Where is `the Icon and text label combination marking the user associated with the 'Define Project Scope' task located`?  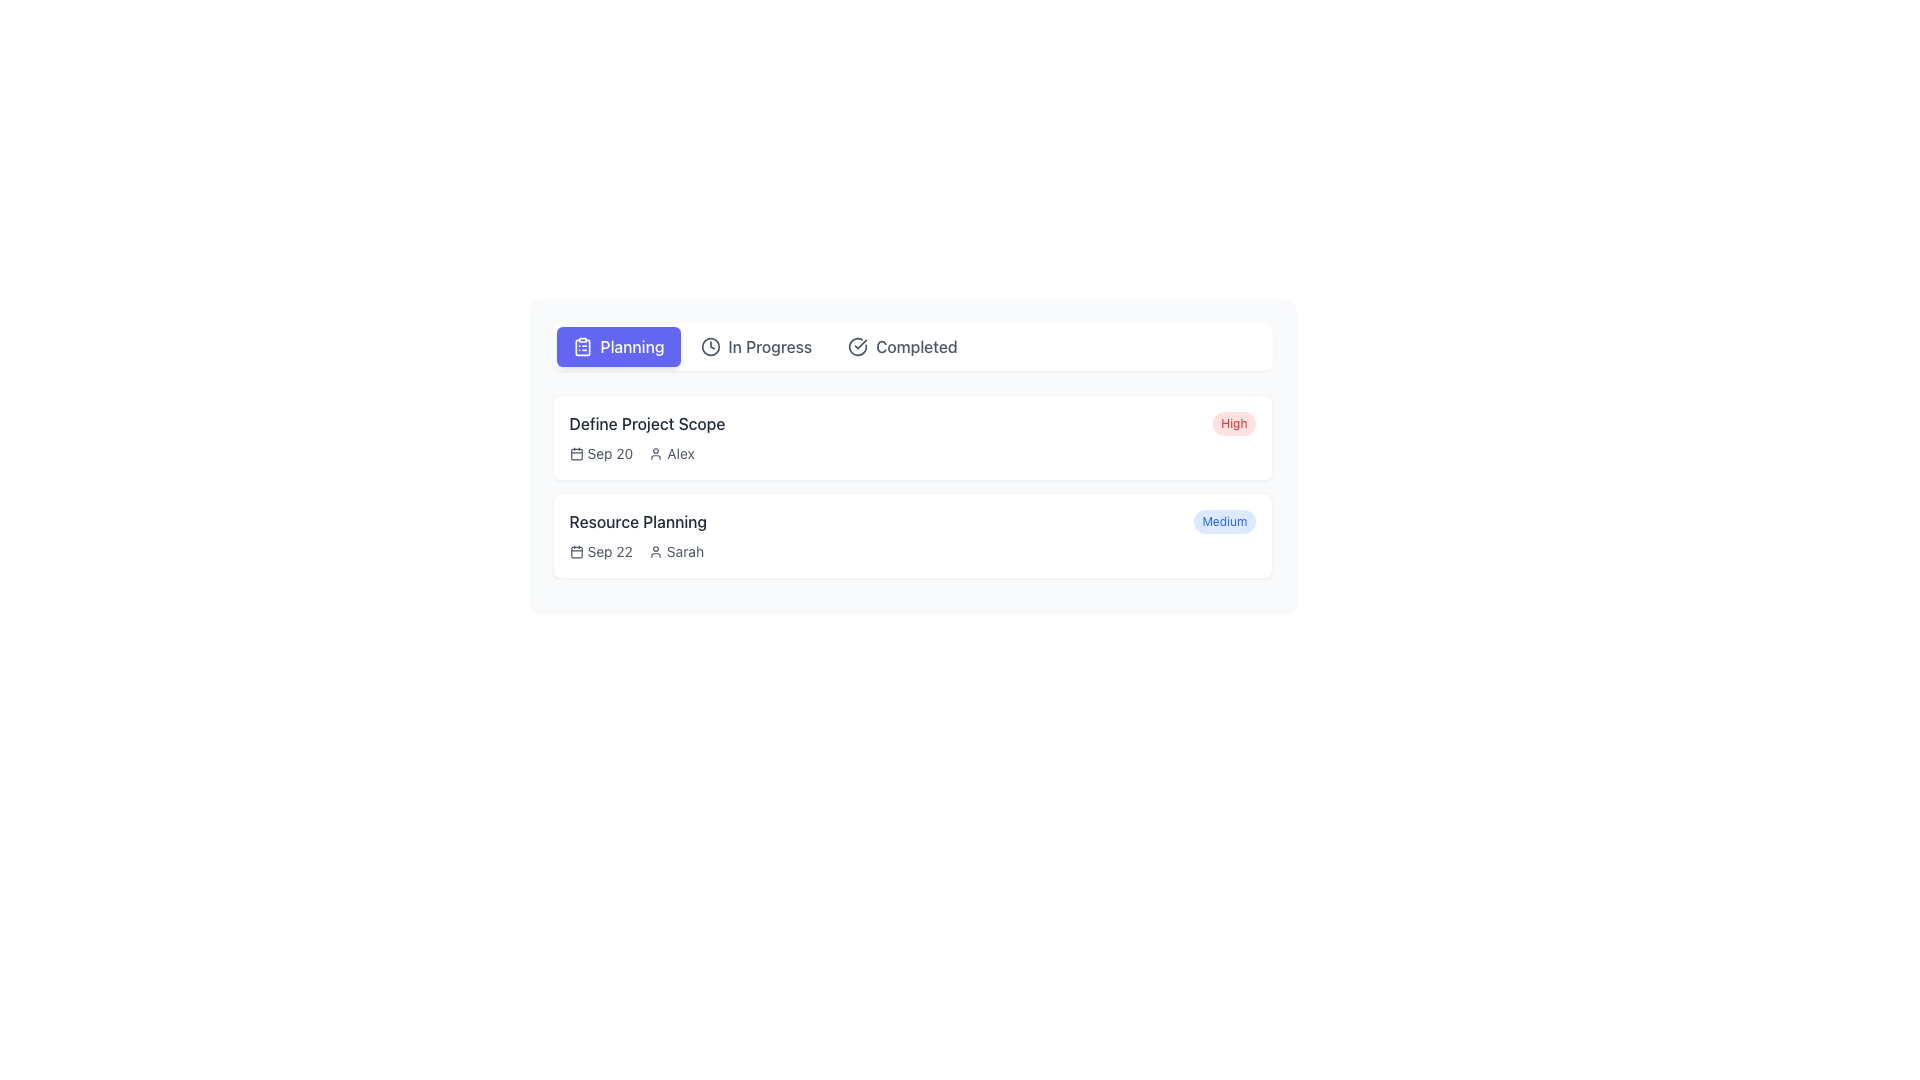 the Icon and text label combination marking the user associated with the 'Define Project Scope' task located is located at coordinates (672, 454).